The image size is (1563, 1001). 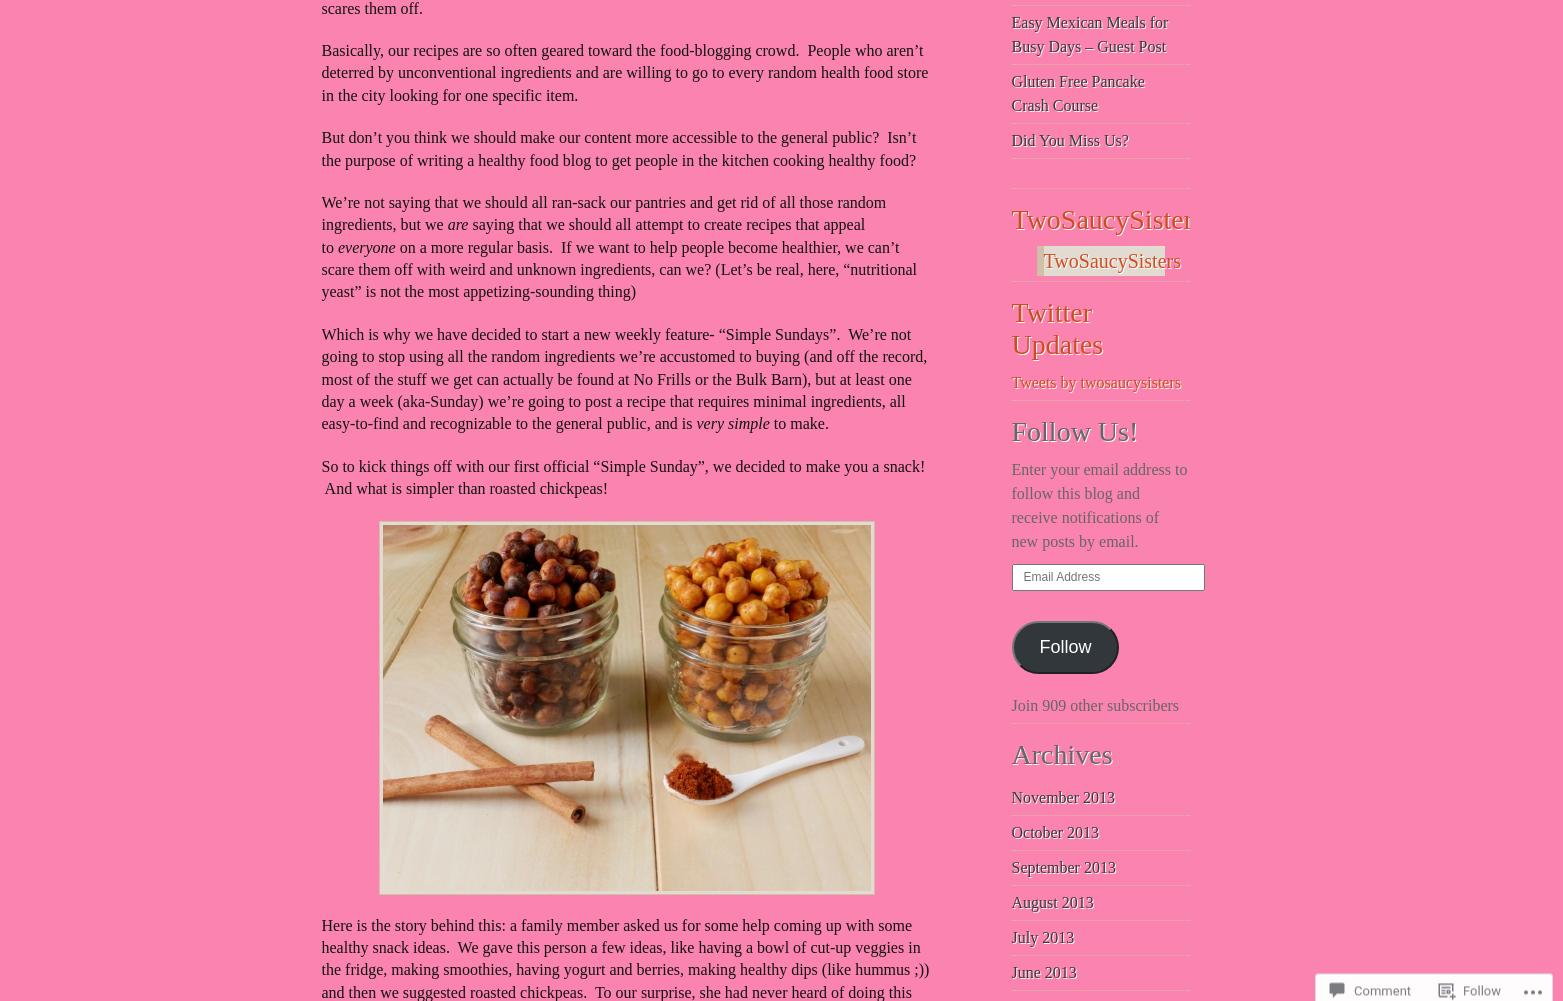 I want to click on 'very simple', so click(x=734, y=422).